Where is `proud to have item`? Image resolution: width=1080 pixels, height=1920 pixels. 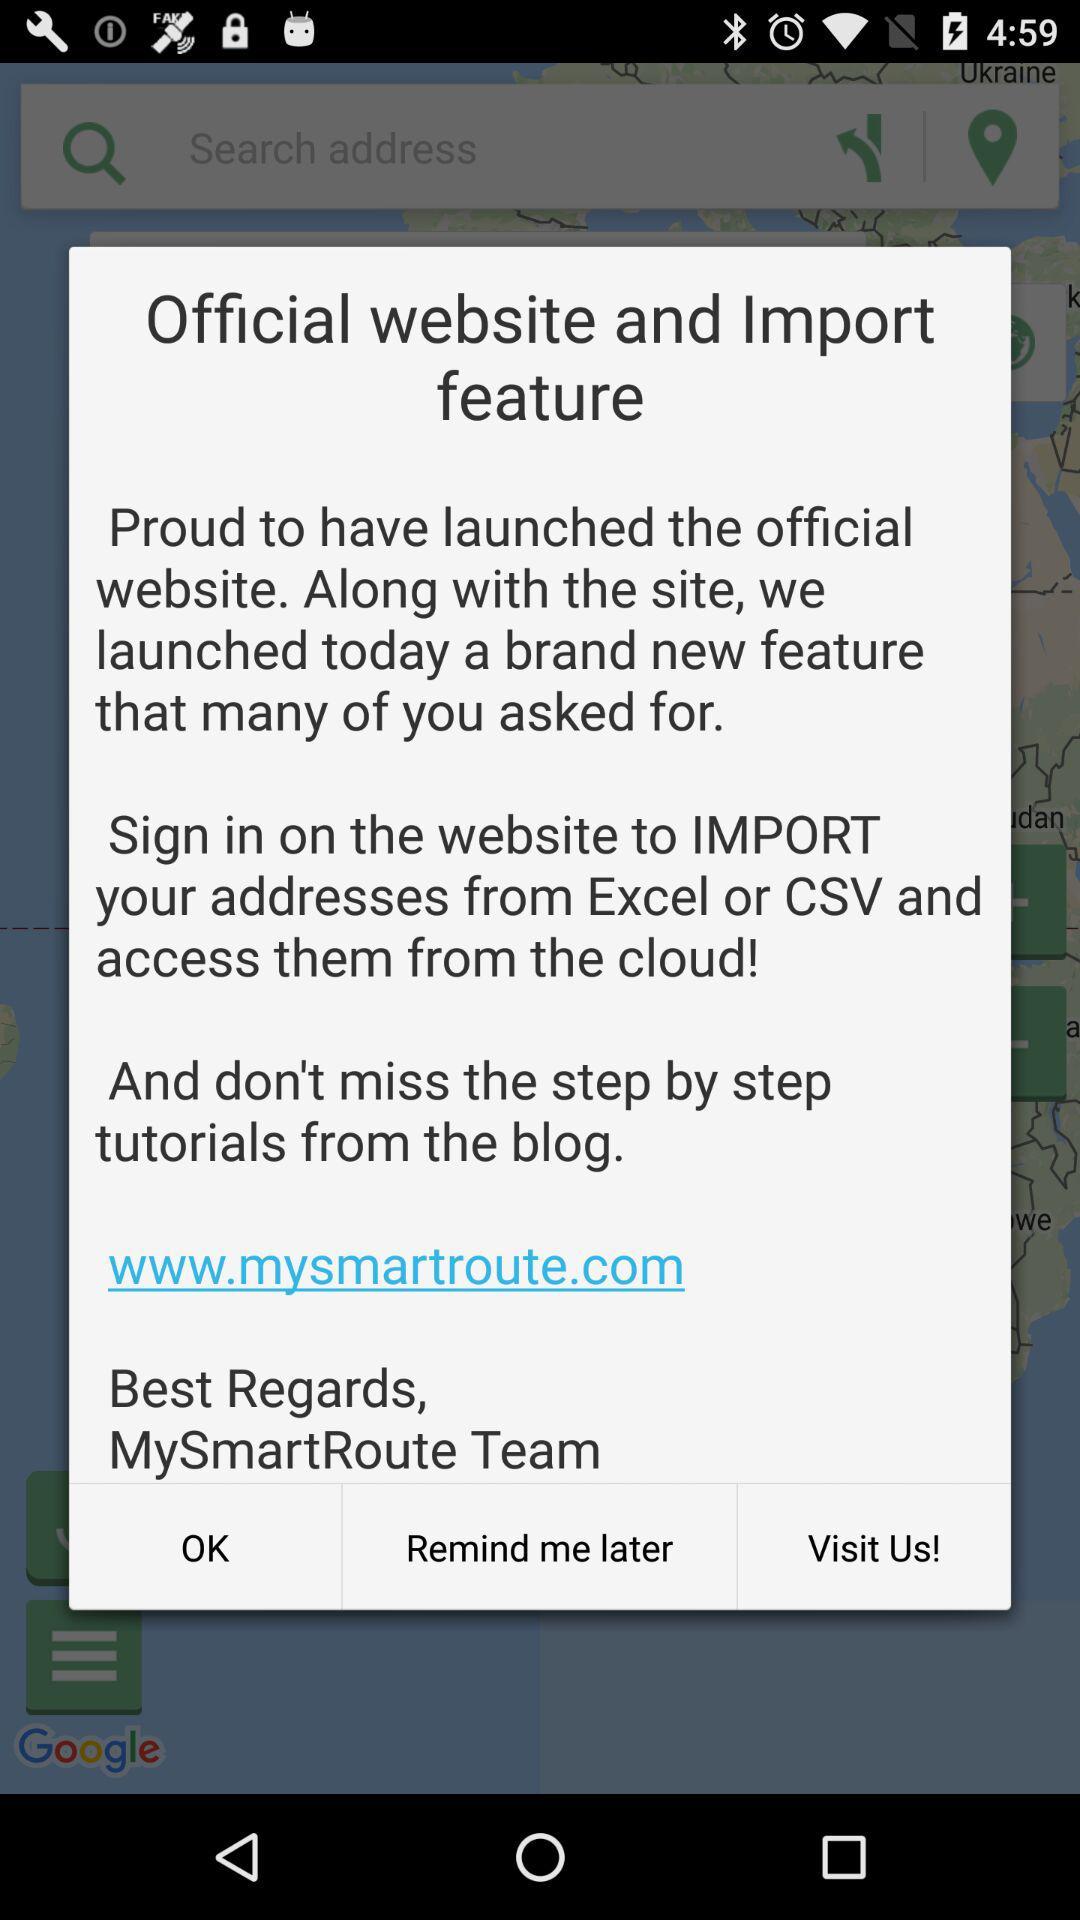
proud to have item is located at coordinates (540, 986).